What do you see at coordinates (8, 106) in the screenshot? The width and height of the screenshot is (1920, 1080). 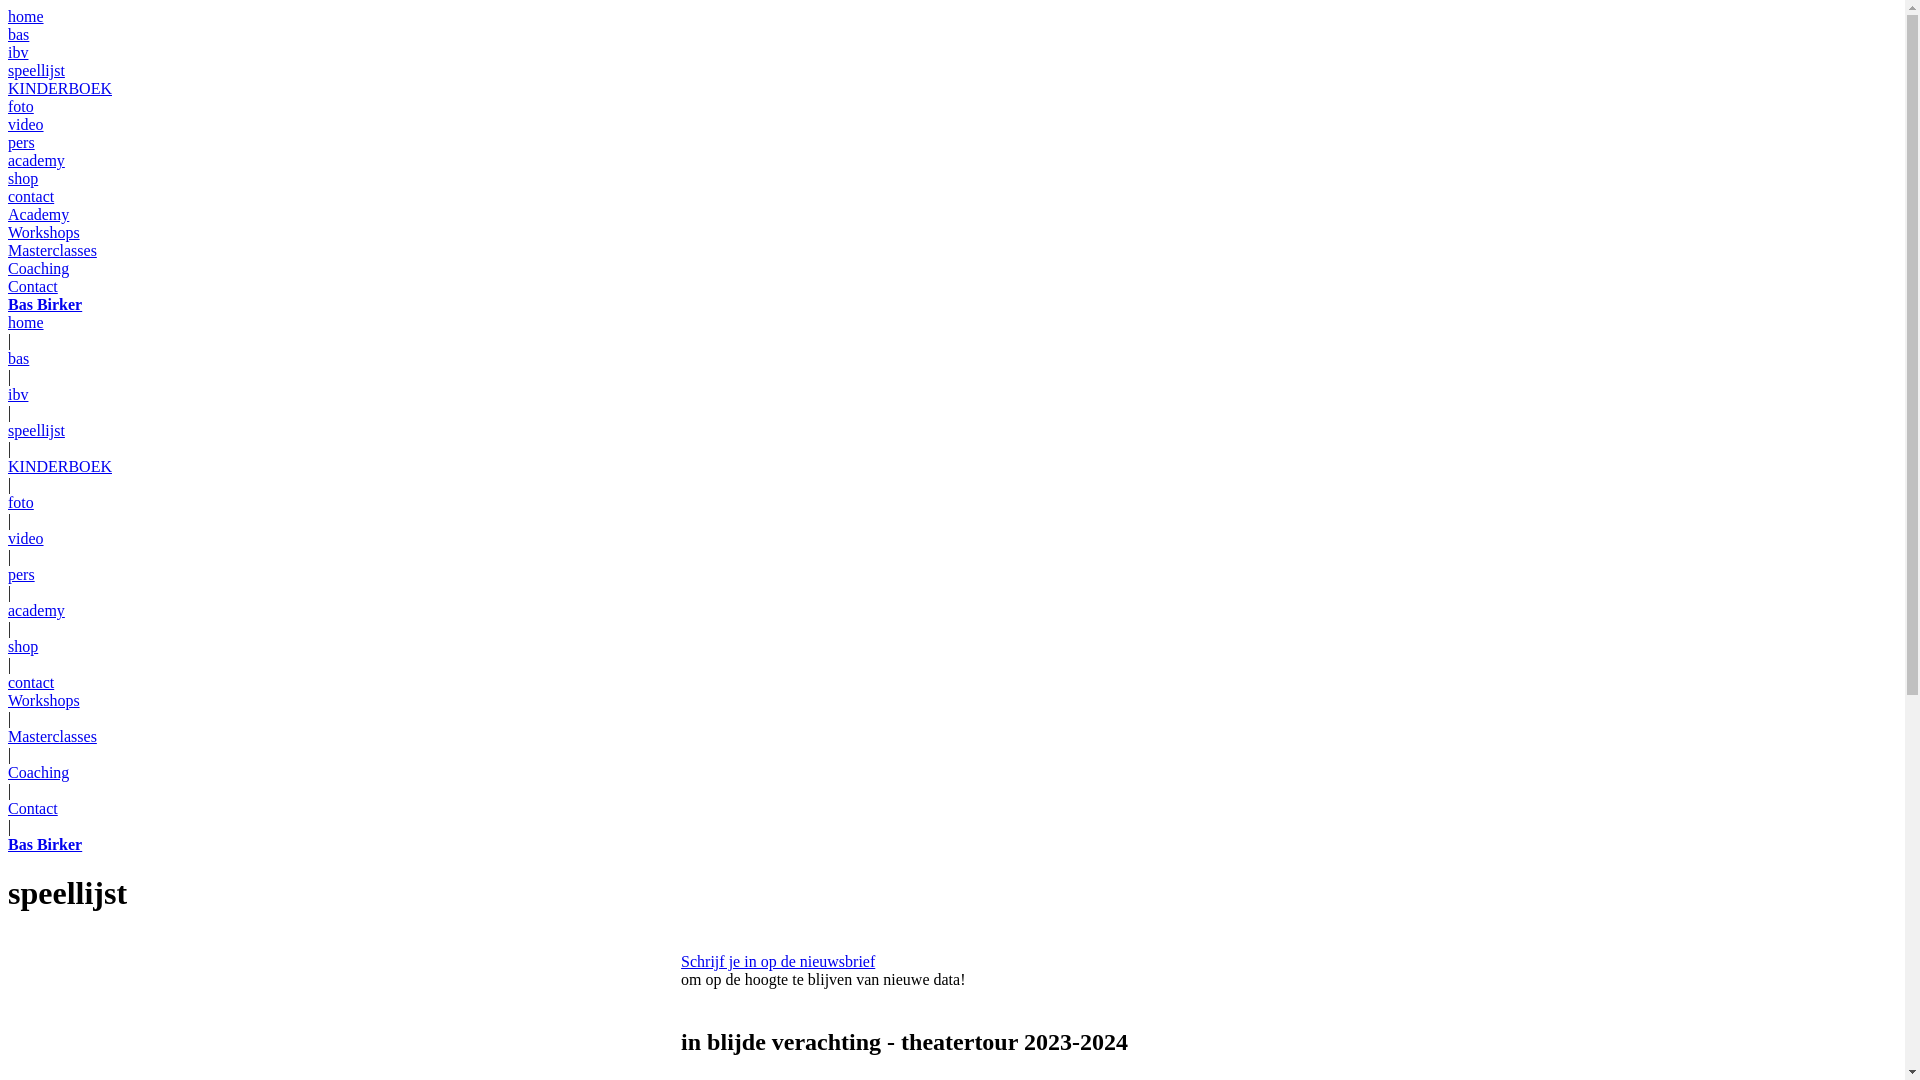 I see `'foto'` at bounding box center [8, 106].